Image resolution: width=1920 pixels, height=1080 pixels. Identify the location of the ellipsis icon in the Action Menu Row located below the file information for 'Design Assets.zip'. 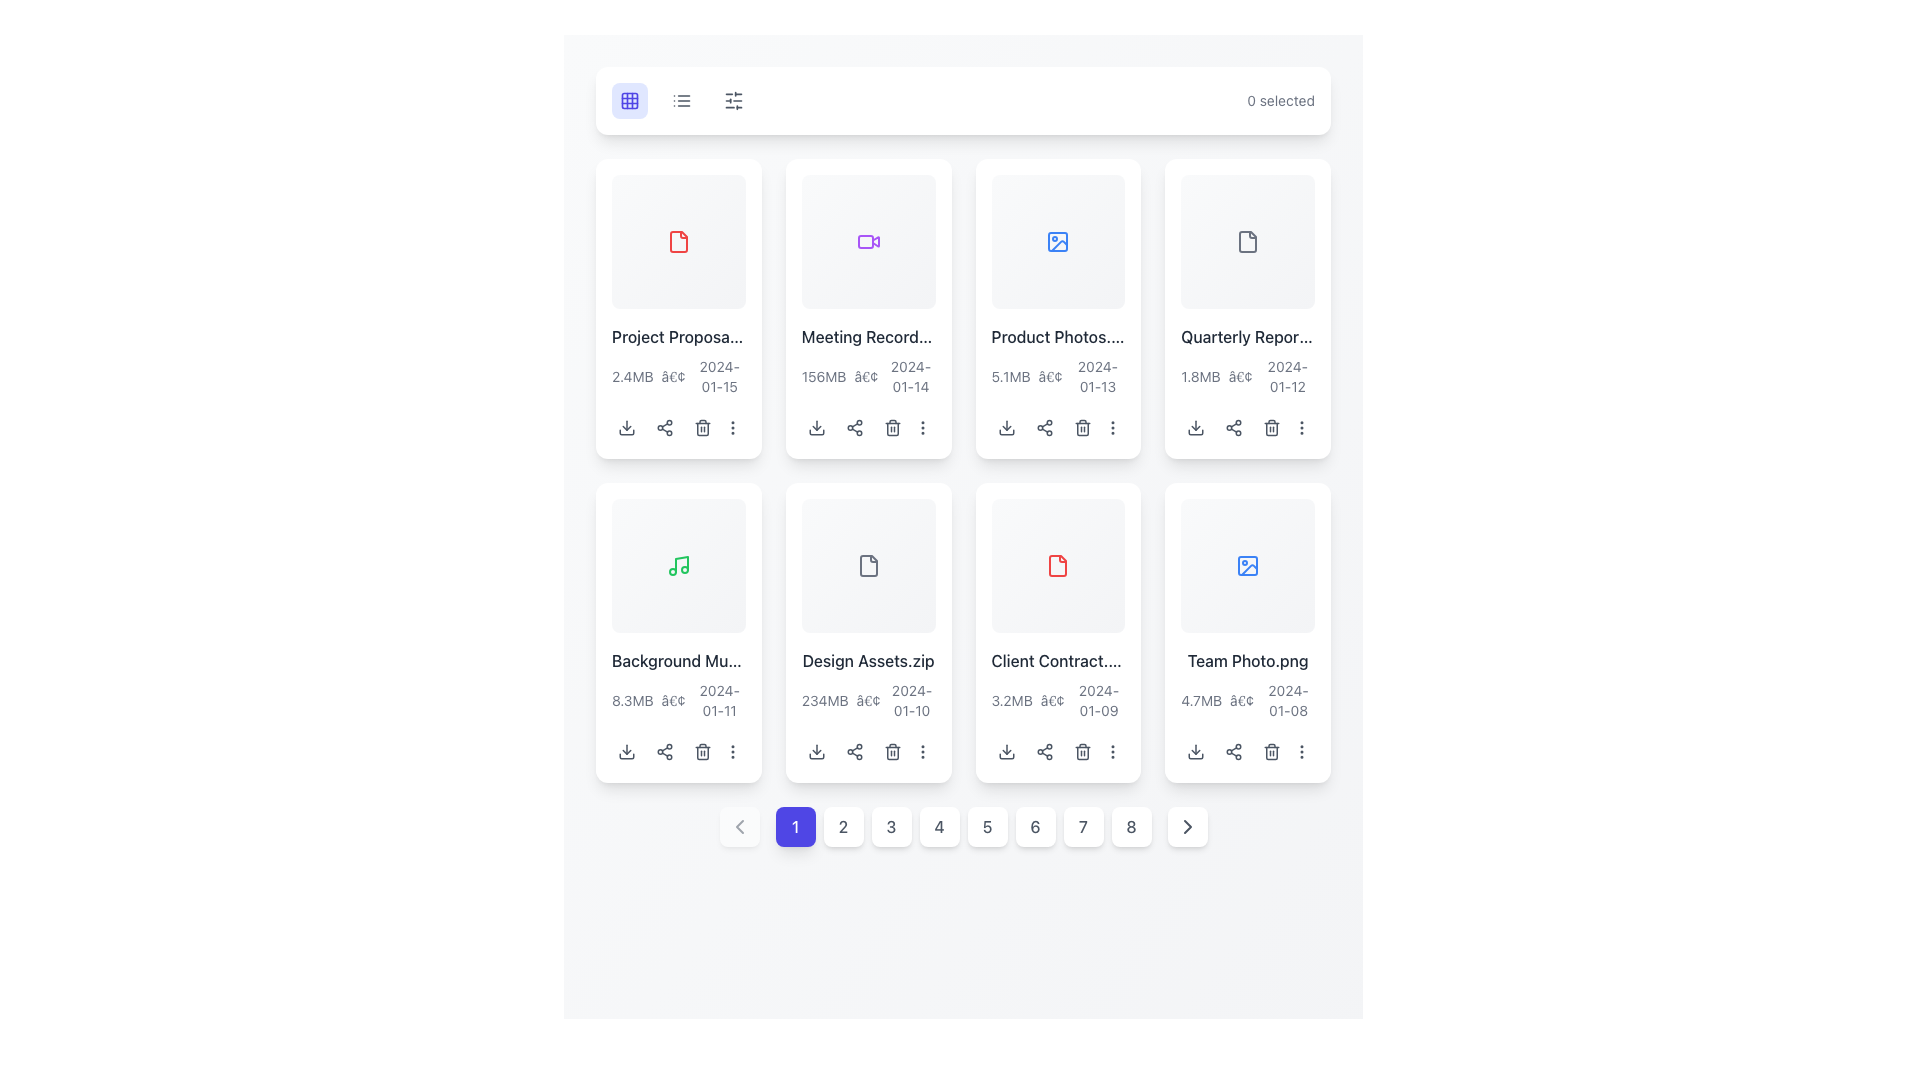
(868, 751).